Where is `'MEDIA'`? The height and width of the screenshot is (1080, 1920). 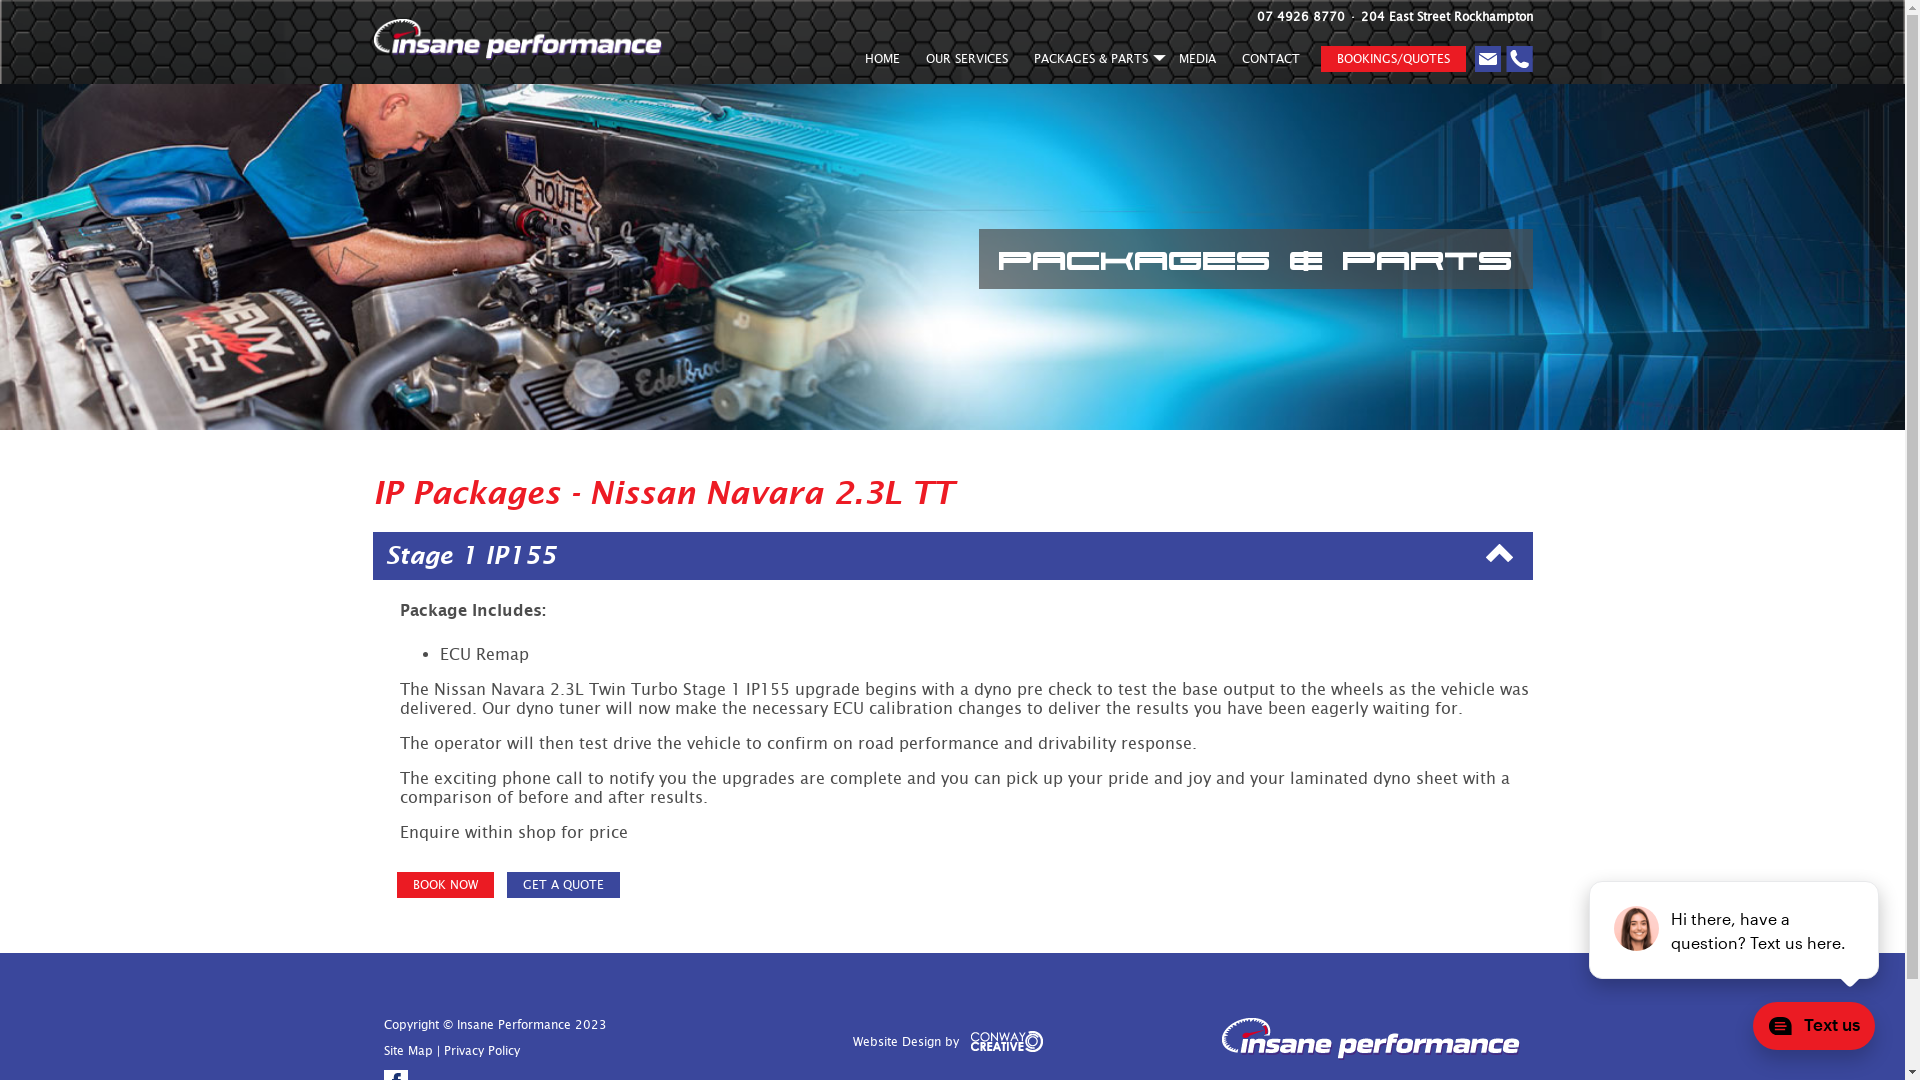 'MEDIA' is located at coordinates (1197, 61).